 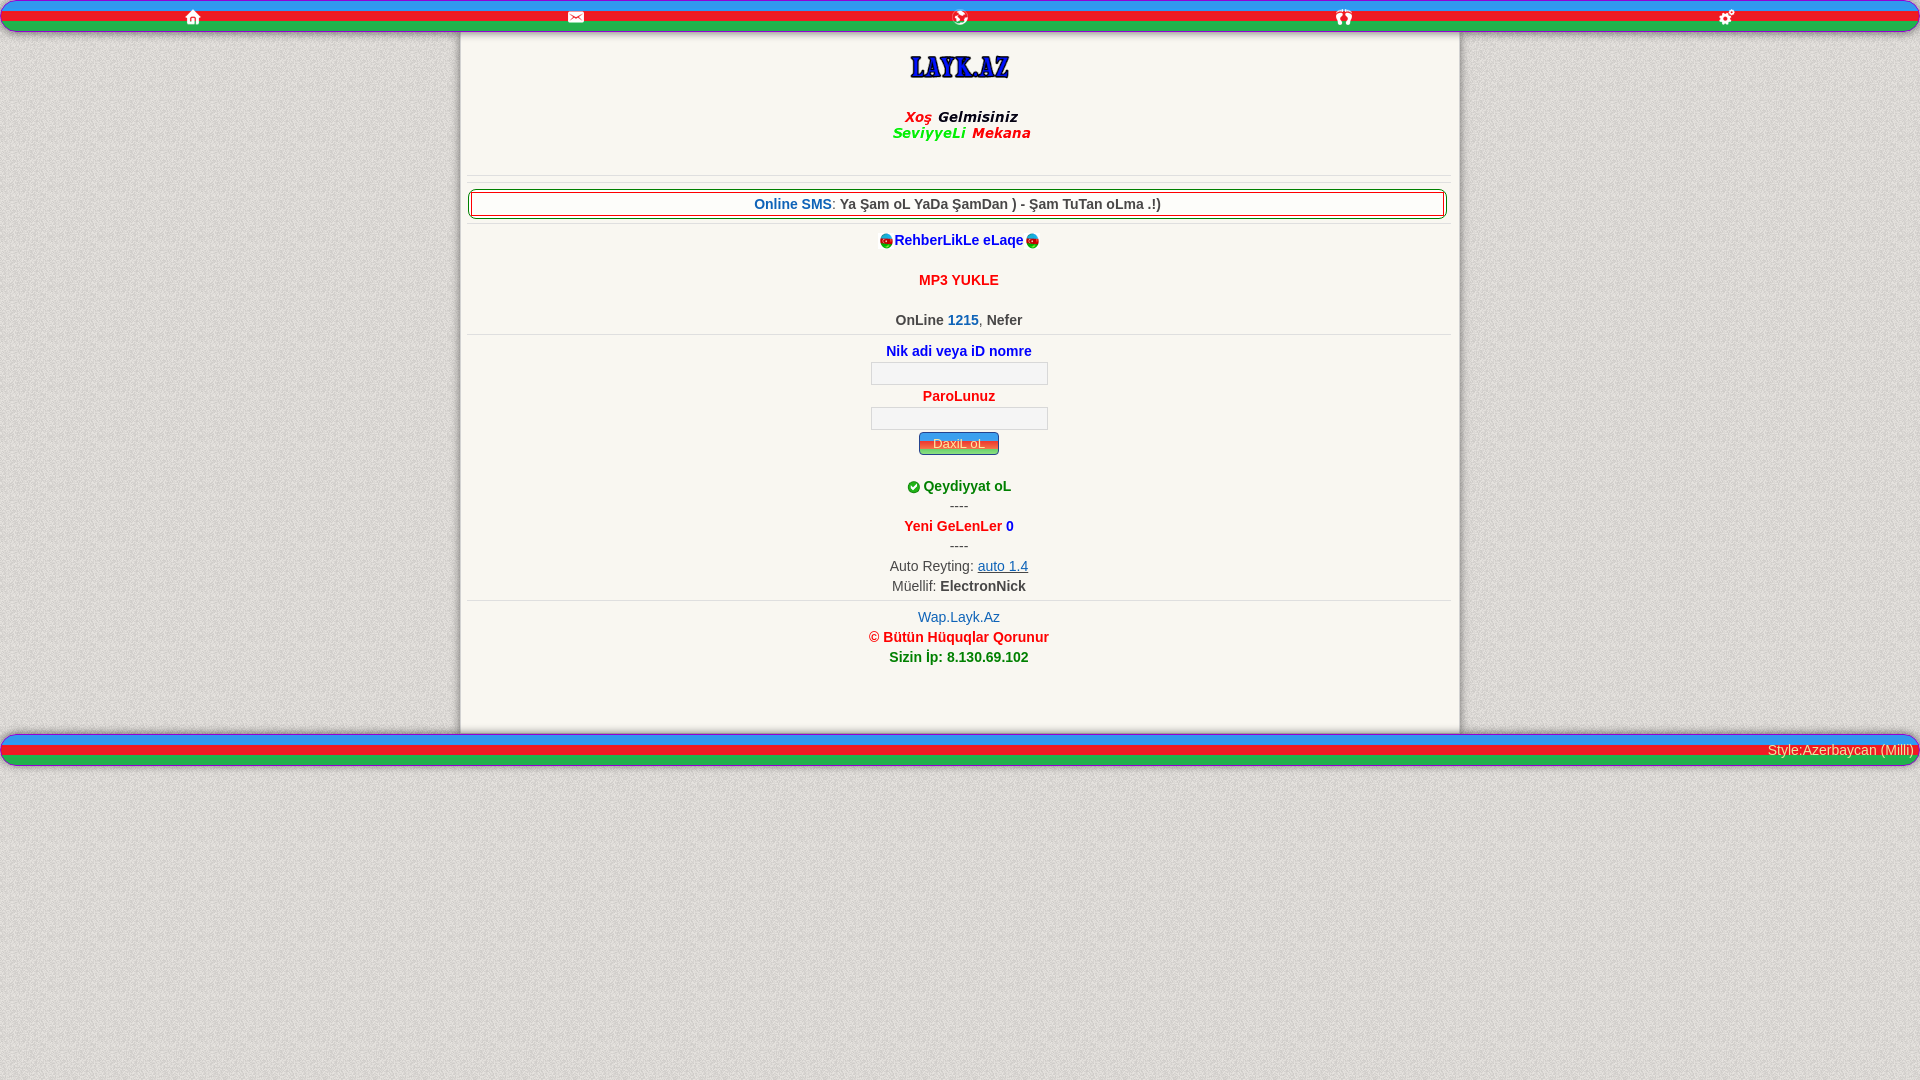 What do you see at coordinates (978, 566) in the screenshot?
I see `'auto 1.4'` at bounding box center [978, 566].